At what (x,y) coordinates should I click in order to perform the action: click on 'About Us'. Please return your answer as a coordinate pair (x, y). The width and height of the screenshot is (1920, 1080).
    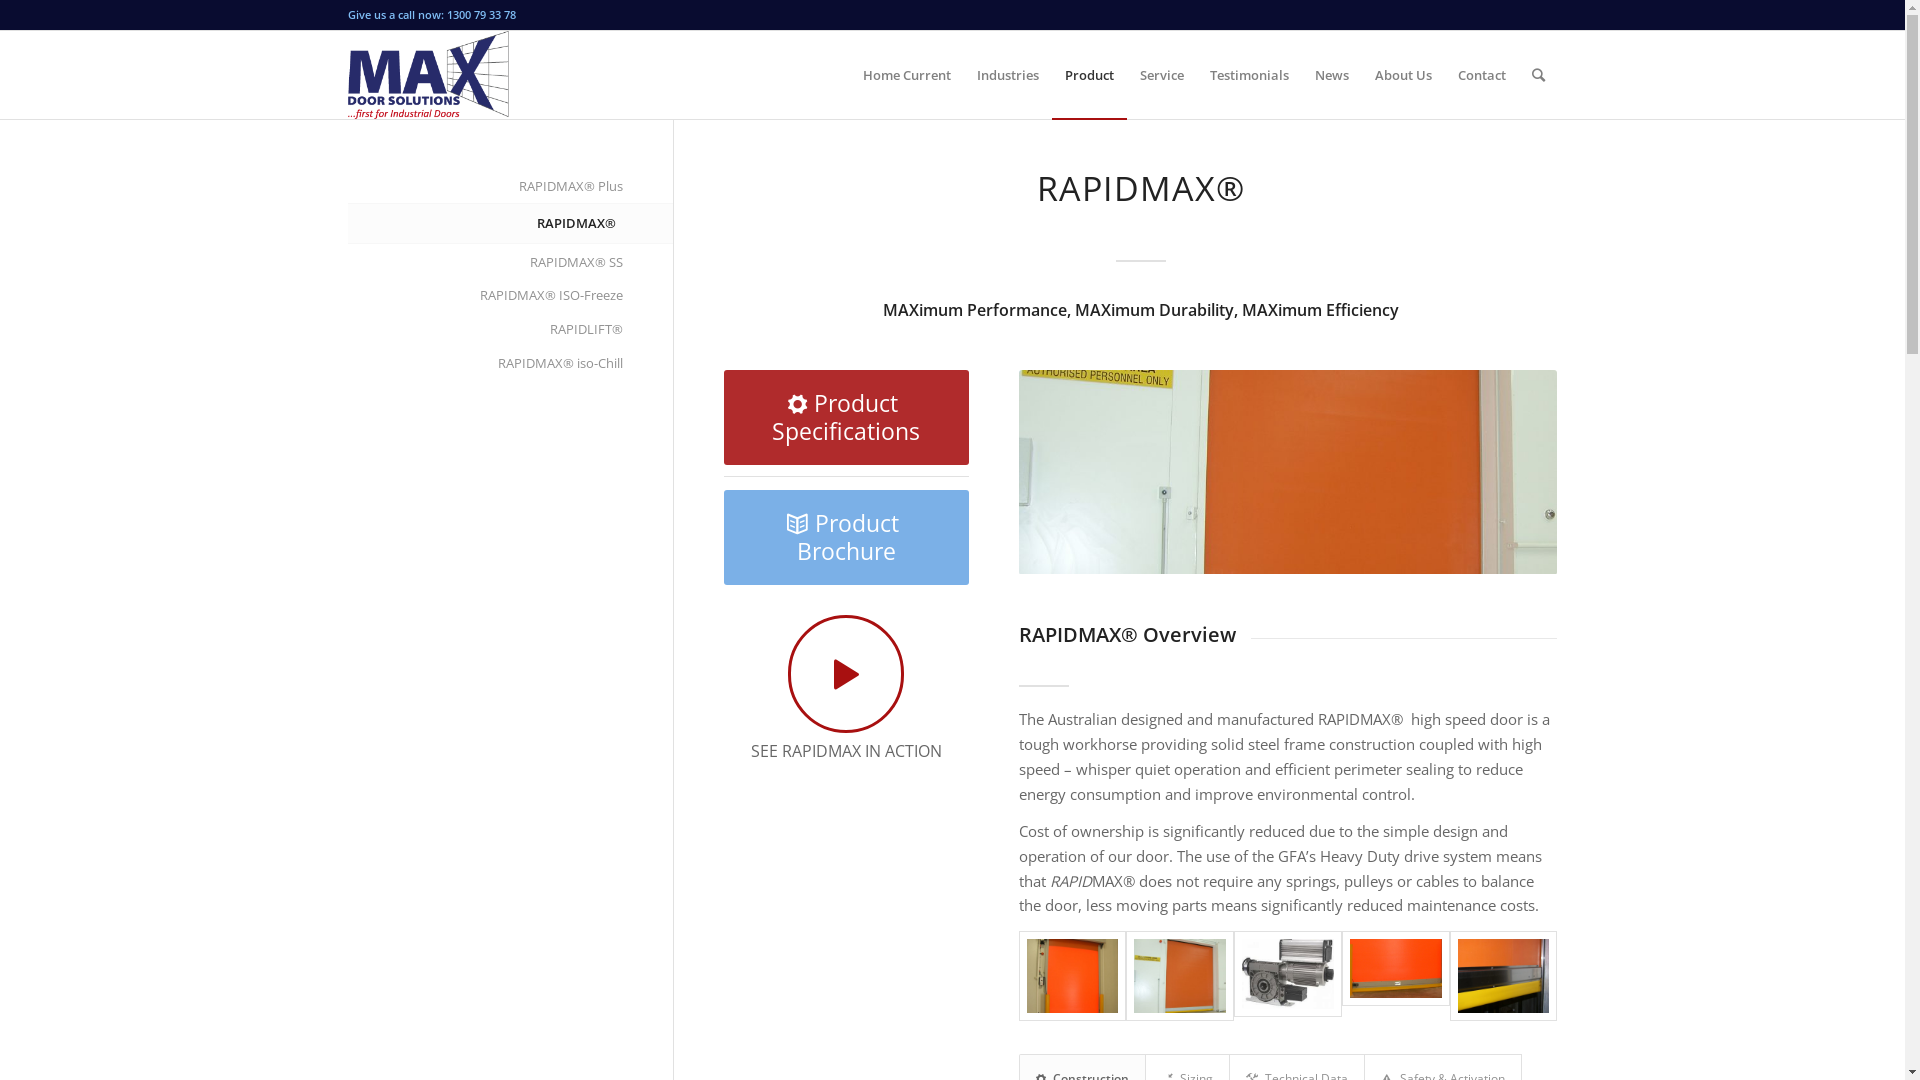
    Looking at the image, I should click on (1361, 73).